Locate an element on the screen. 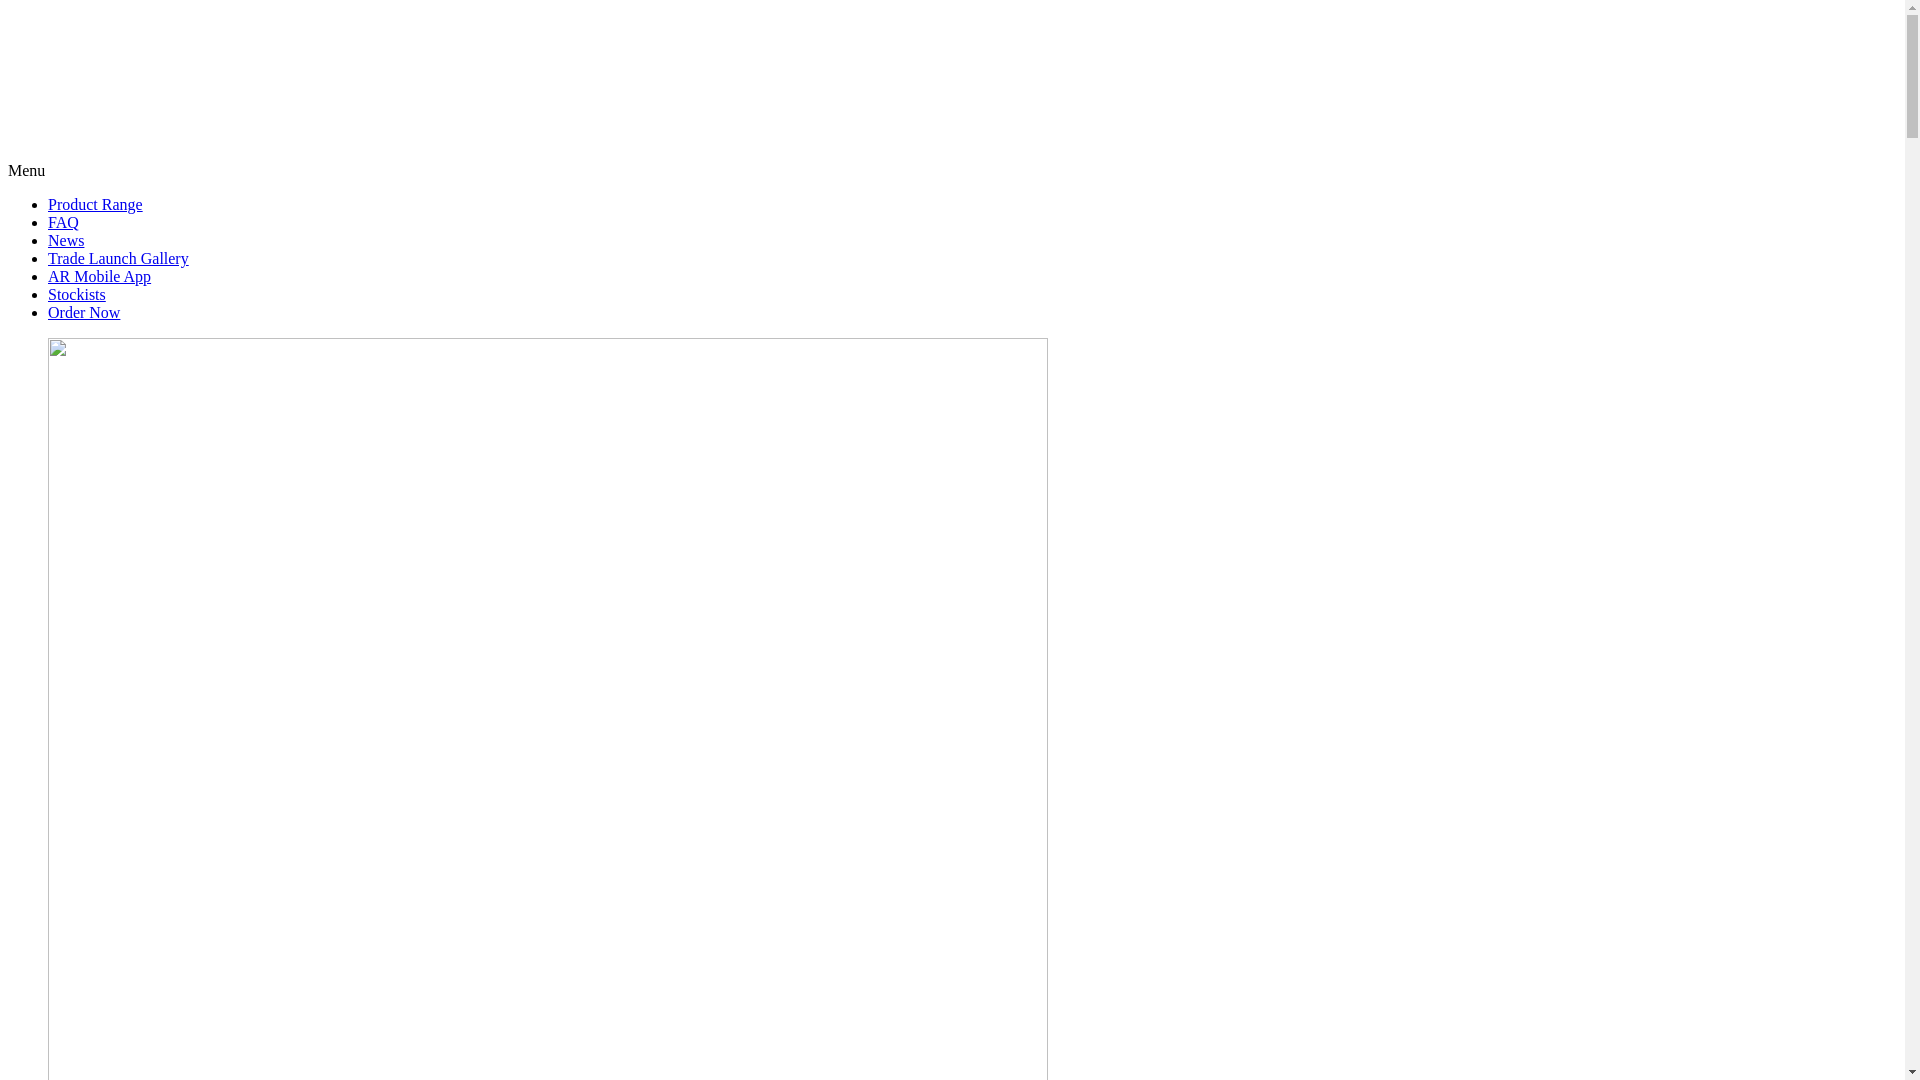 The width and height of the screenshot is (1920, 1080). 'News' is located at coordinates (66, 239).